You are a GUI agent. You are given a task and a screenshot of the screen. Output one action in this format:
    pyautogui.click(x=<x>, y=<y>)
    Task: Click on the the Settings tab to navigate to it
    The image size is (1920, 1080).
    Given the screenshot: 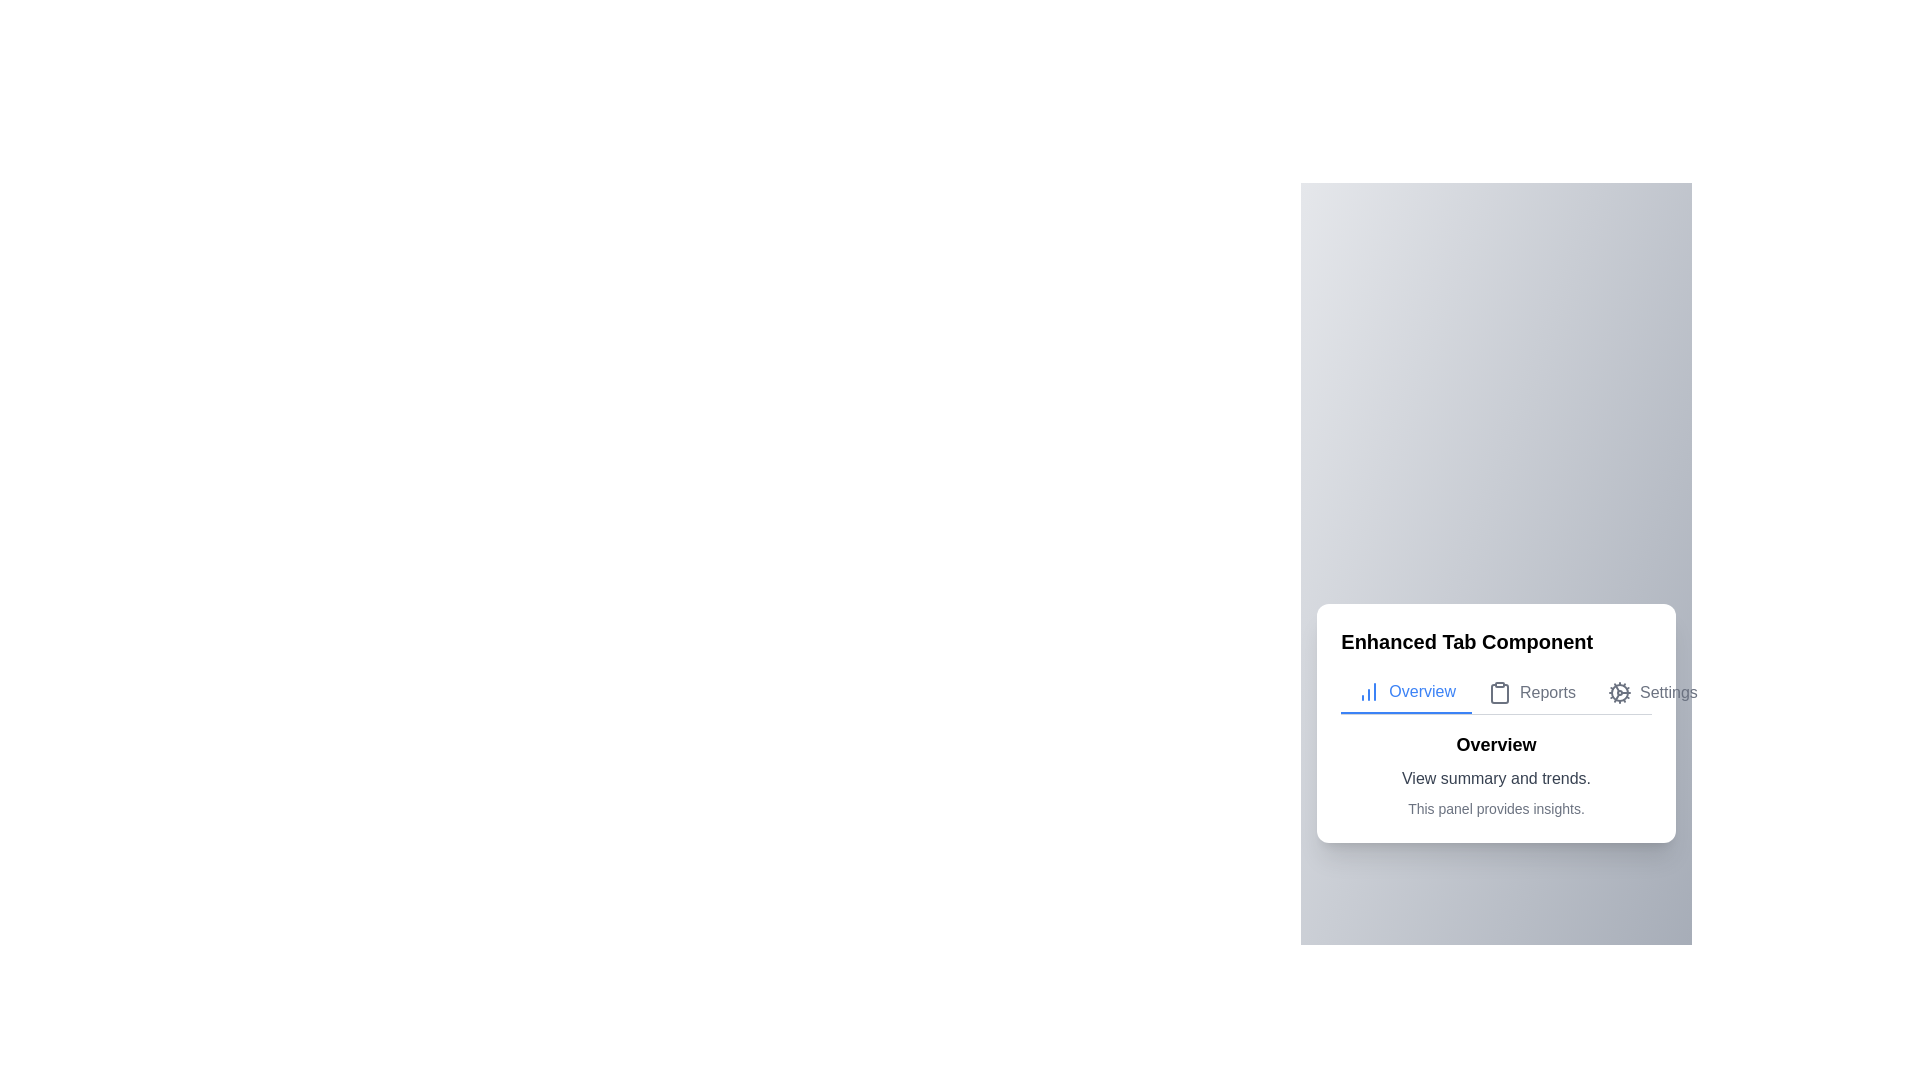 What is the action you would take?
    pyautogui.click(x=1652, y=691)
    